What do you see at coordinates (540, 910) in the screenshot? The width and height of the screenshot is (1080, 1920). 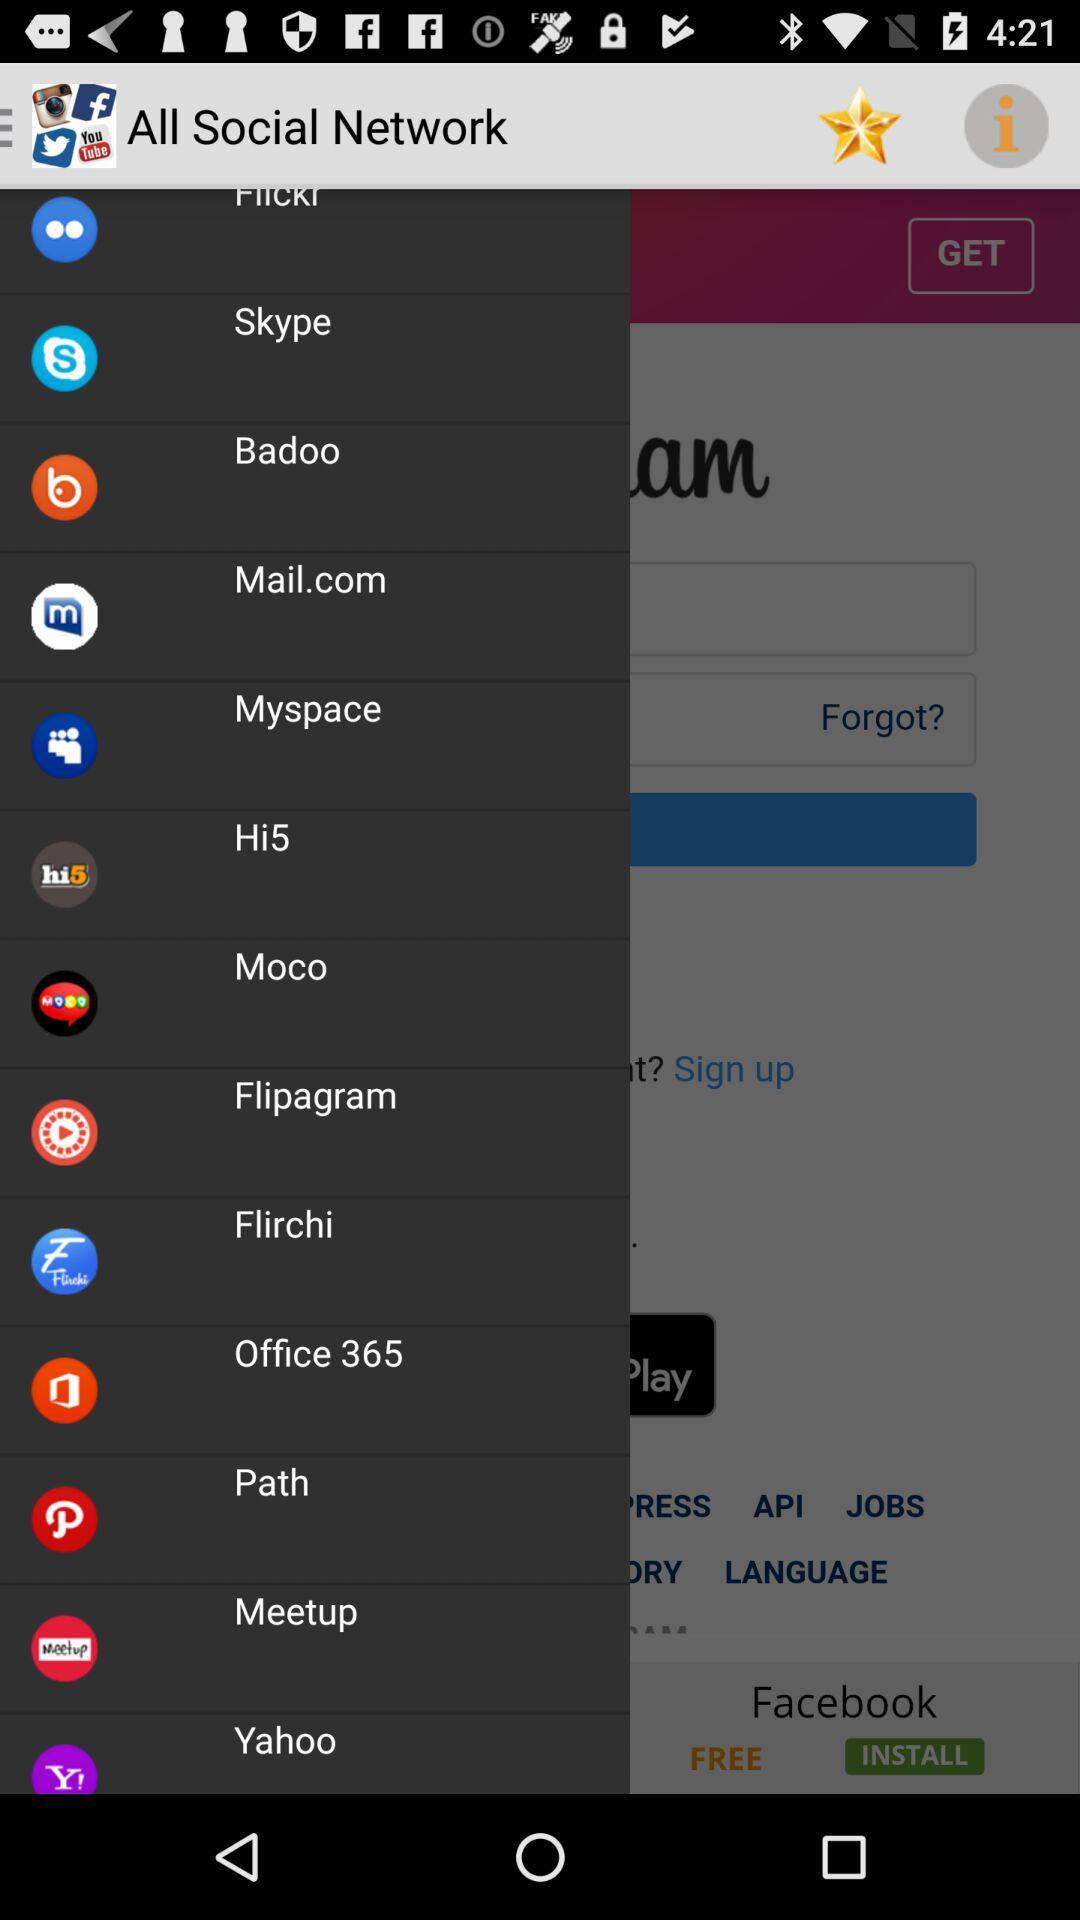 I see `icon at the center` at bounding box center [540, 910].